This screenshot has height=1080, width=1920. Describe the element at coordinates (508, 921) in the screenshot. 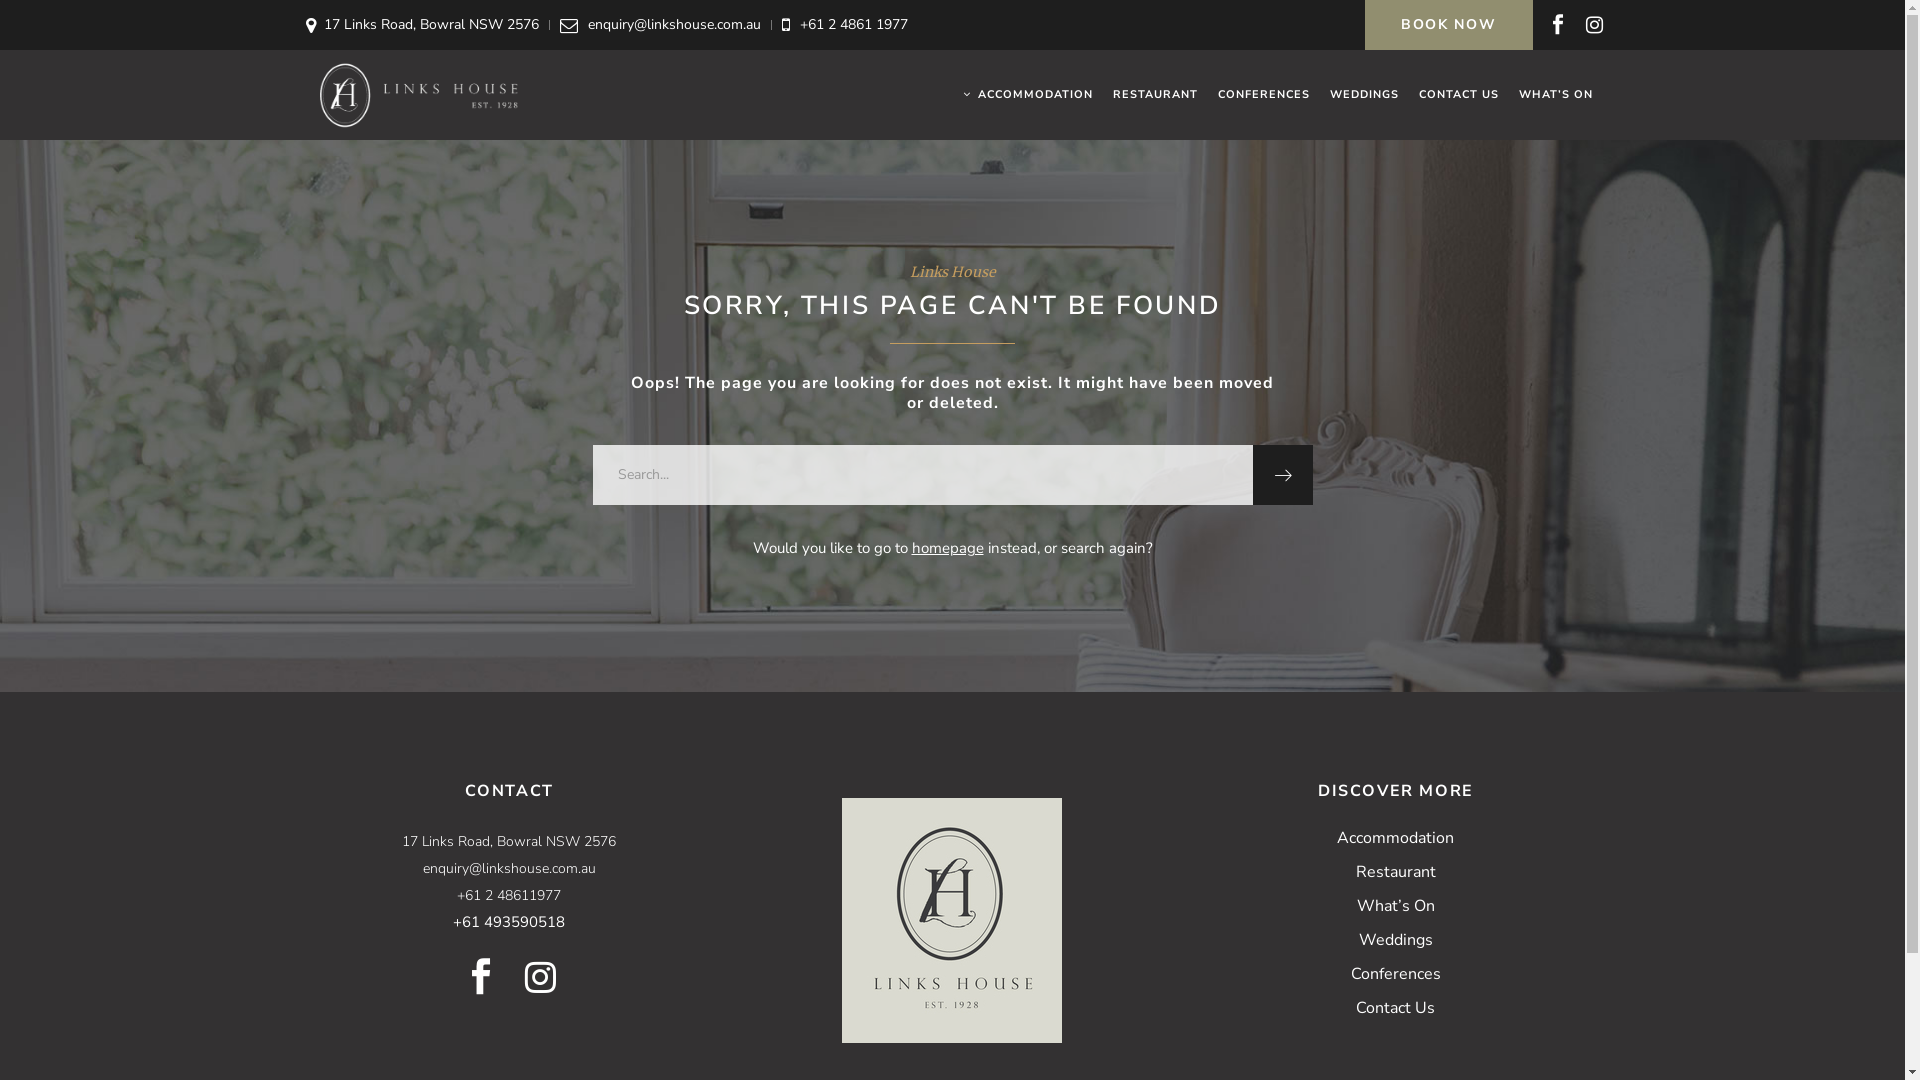

I see `'+61 493590518'` at that location.